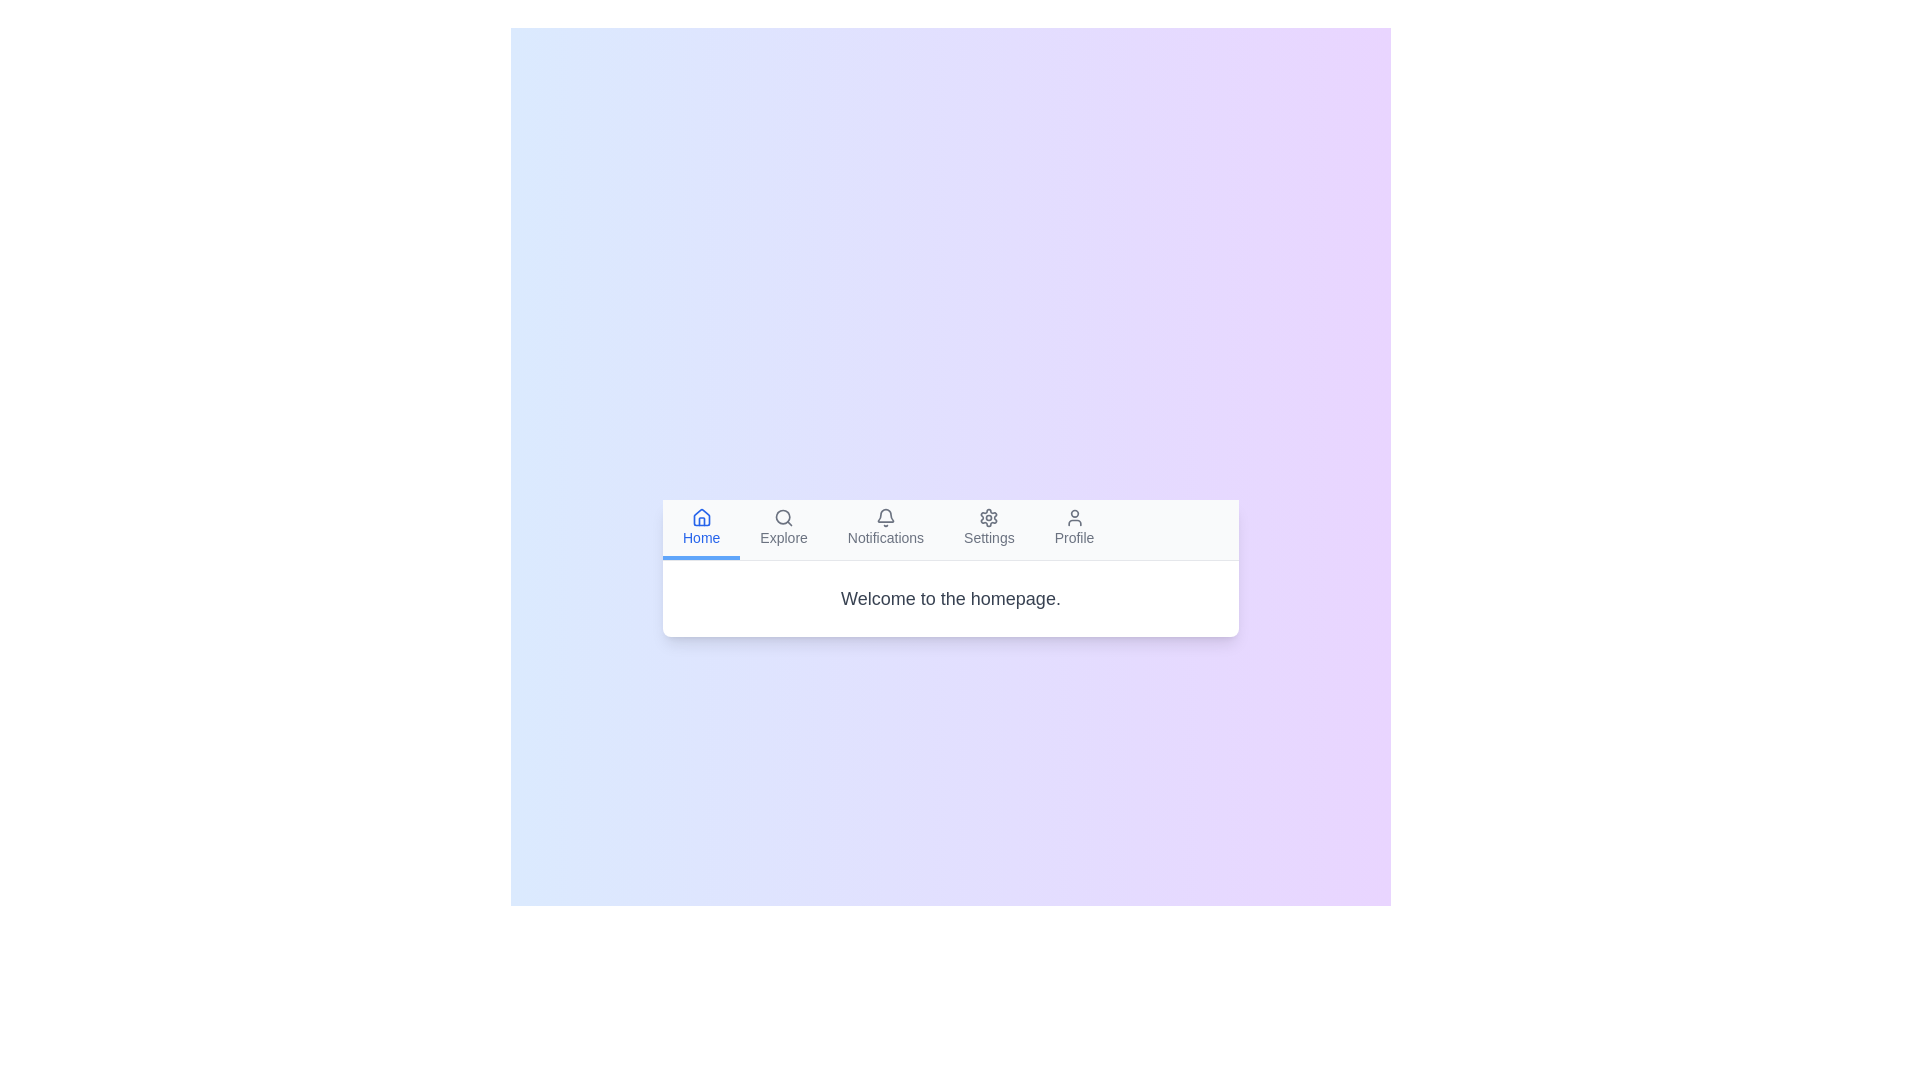  I want to click on the tab labeled Settings to inspect its content, so click(988, 527).